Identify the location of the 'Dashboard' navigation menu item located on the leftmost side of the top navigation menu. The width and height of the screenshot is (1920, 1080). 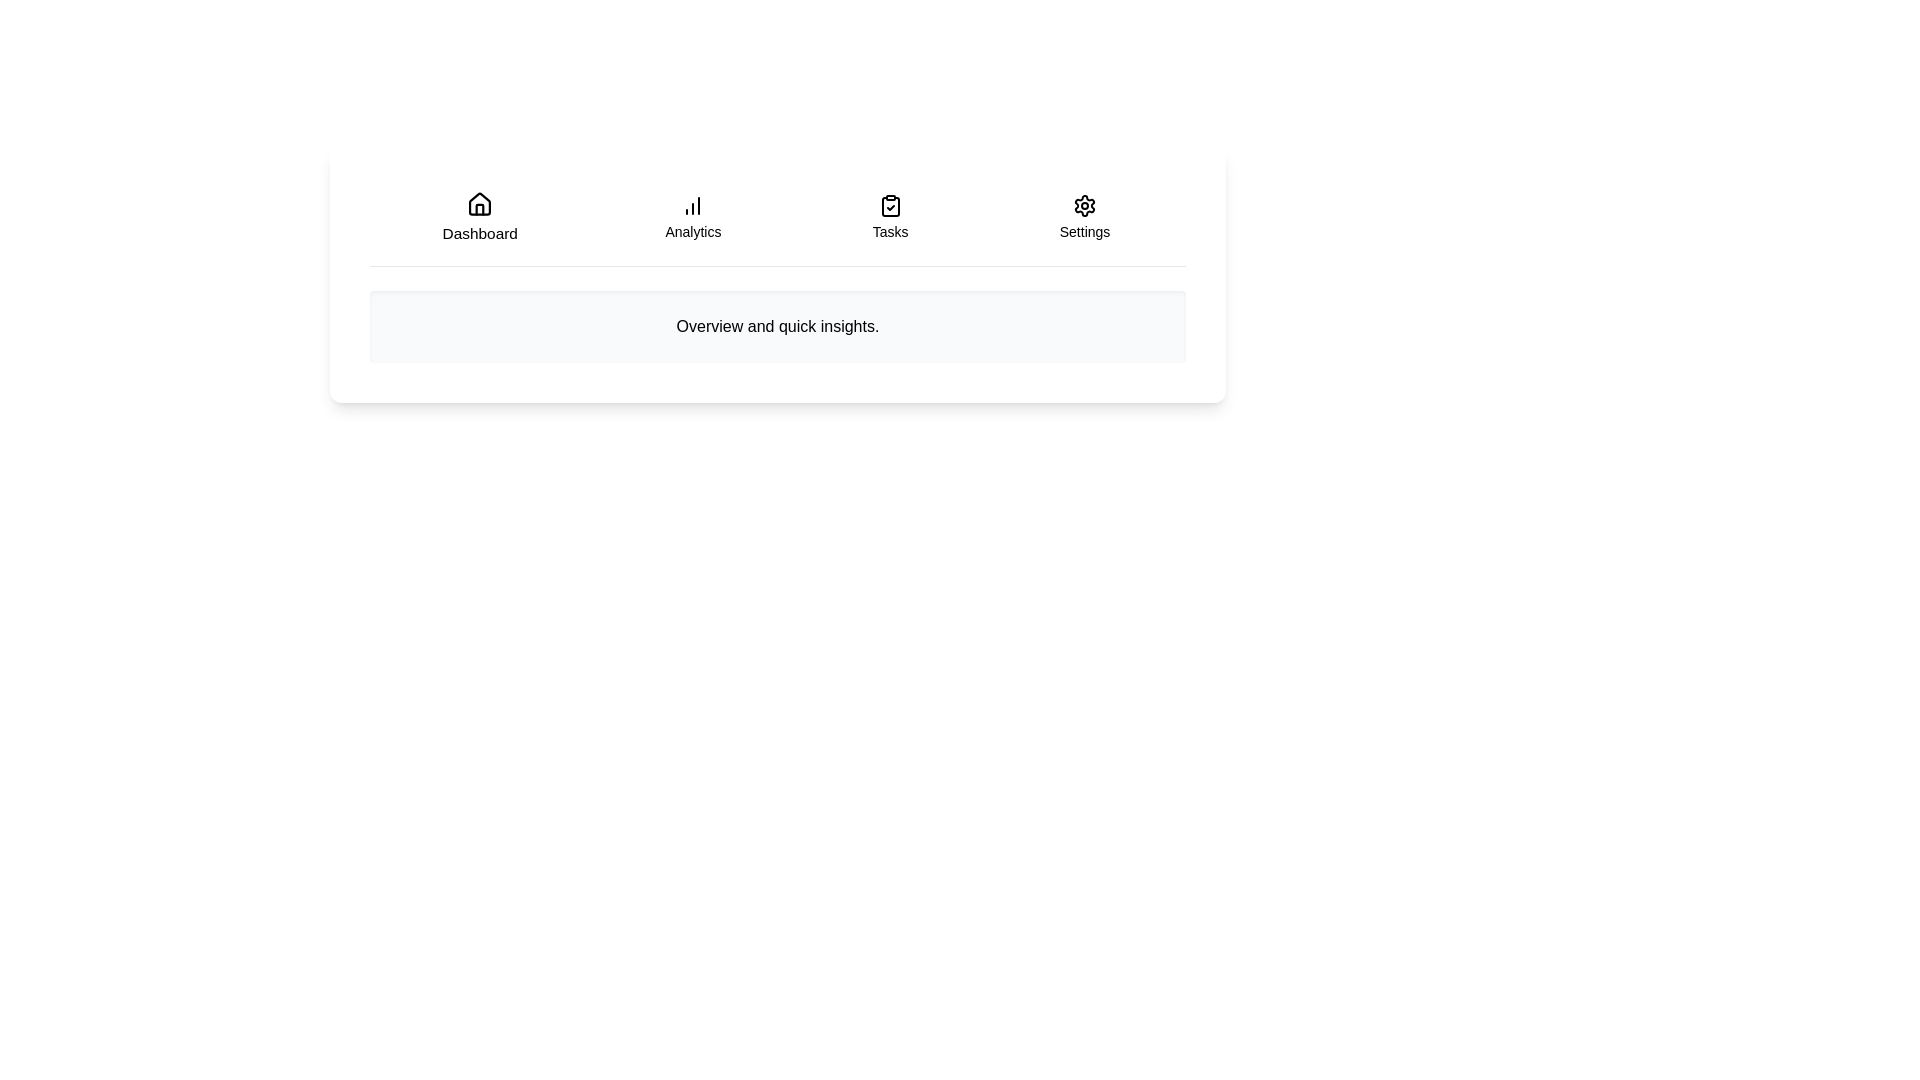
(478, 218).